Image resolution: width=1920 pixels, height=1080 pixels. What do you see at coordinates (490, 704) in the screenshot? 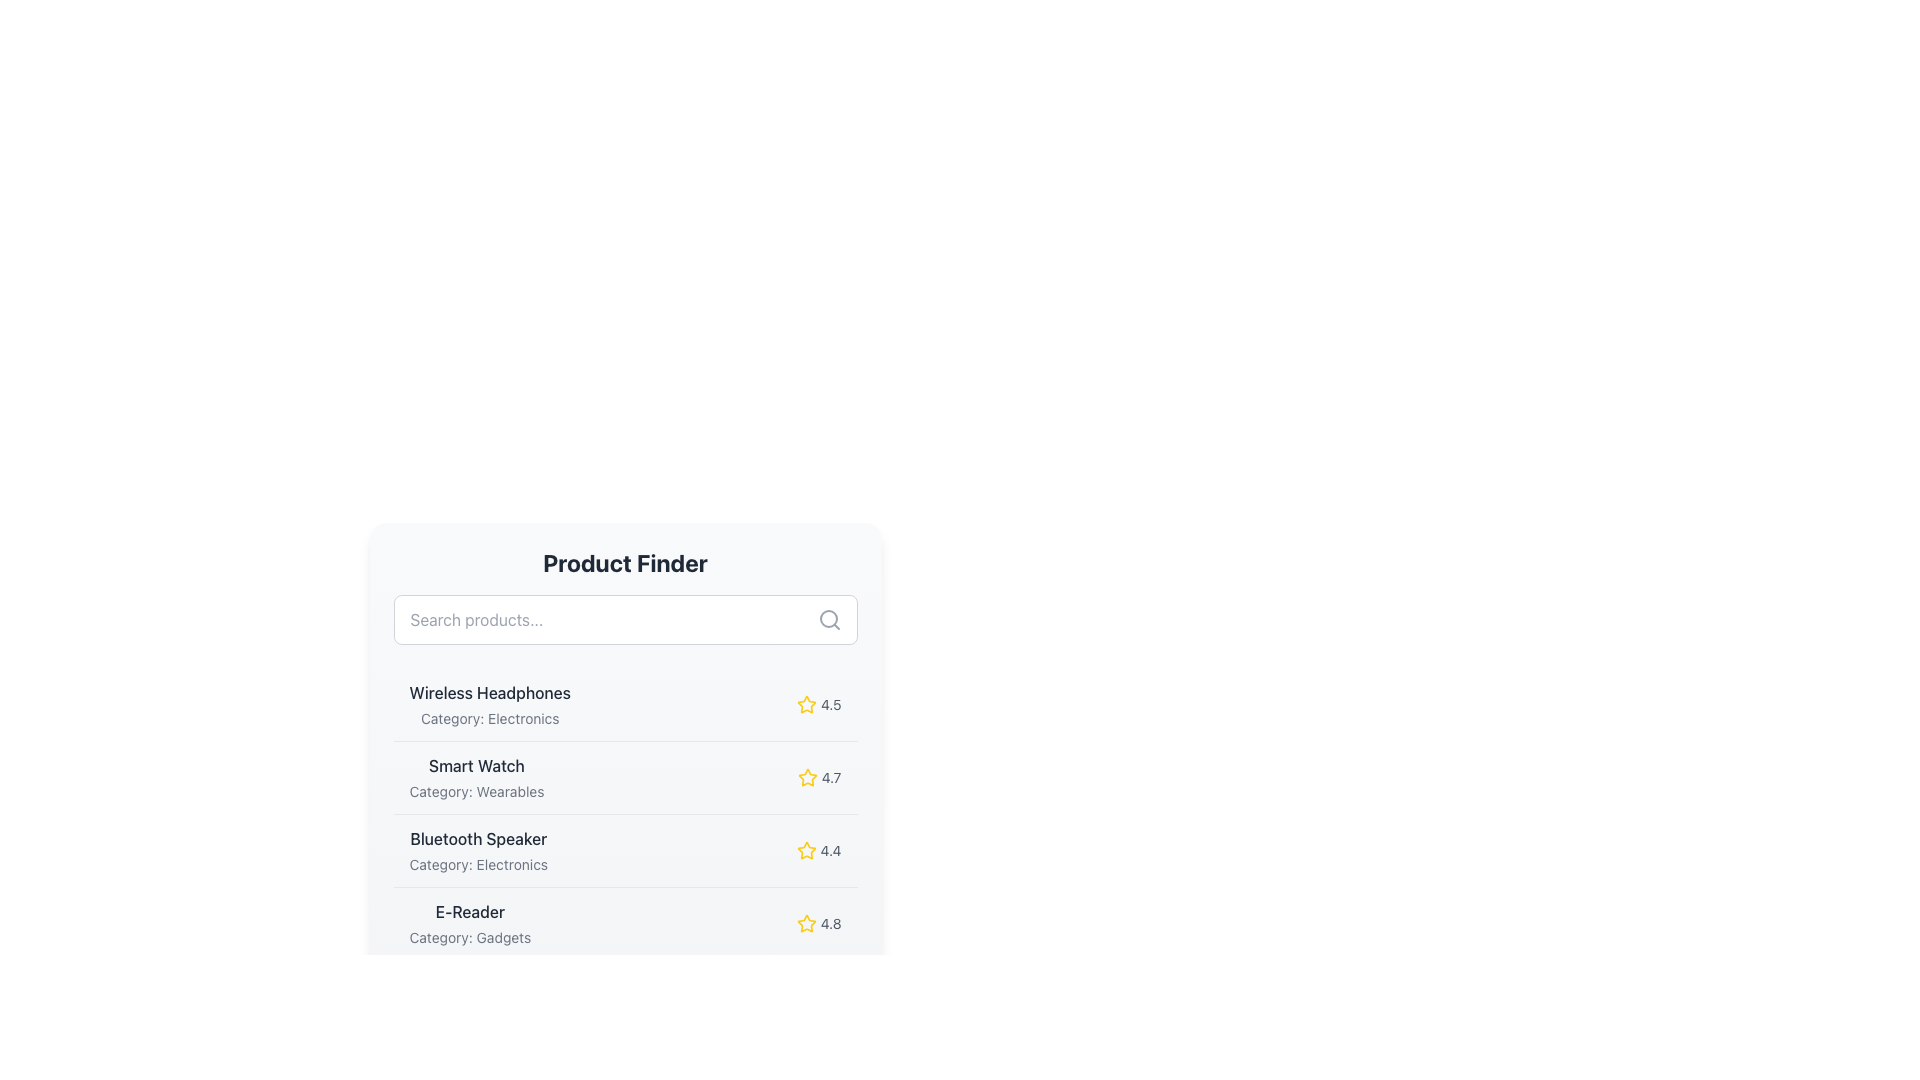
I see `text display element showing the product name 'Wireless Headphones' and category 'Electronics', which is the first item in the Product Finder interface` at bounding box center [490, 704].